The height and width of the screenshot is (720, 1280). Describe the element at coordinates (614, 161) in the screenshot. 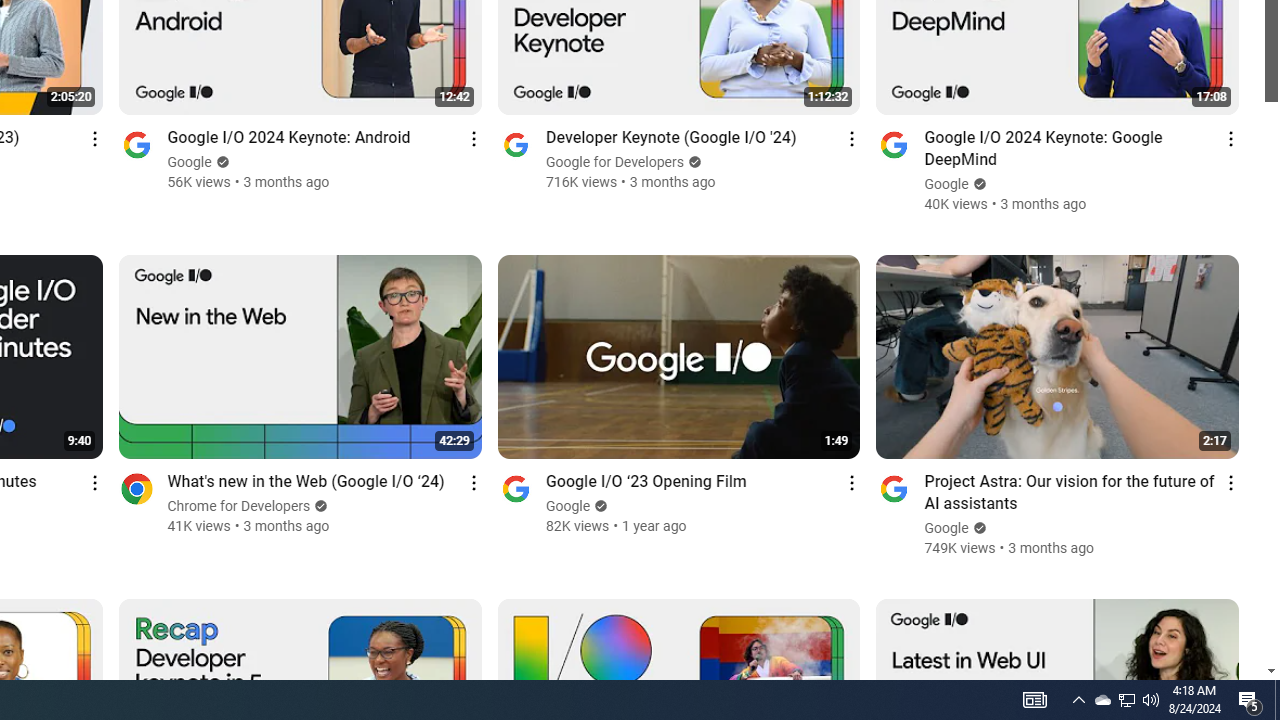

I see `'Google for Developers'` at that location.